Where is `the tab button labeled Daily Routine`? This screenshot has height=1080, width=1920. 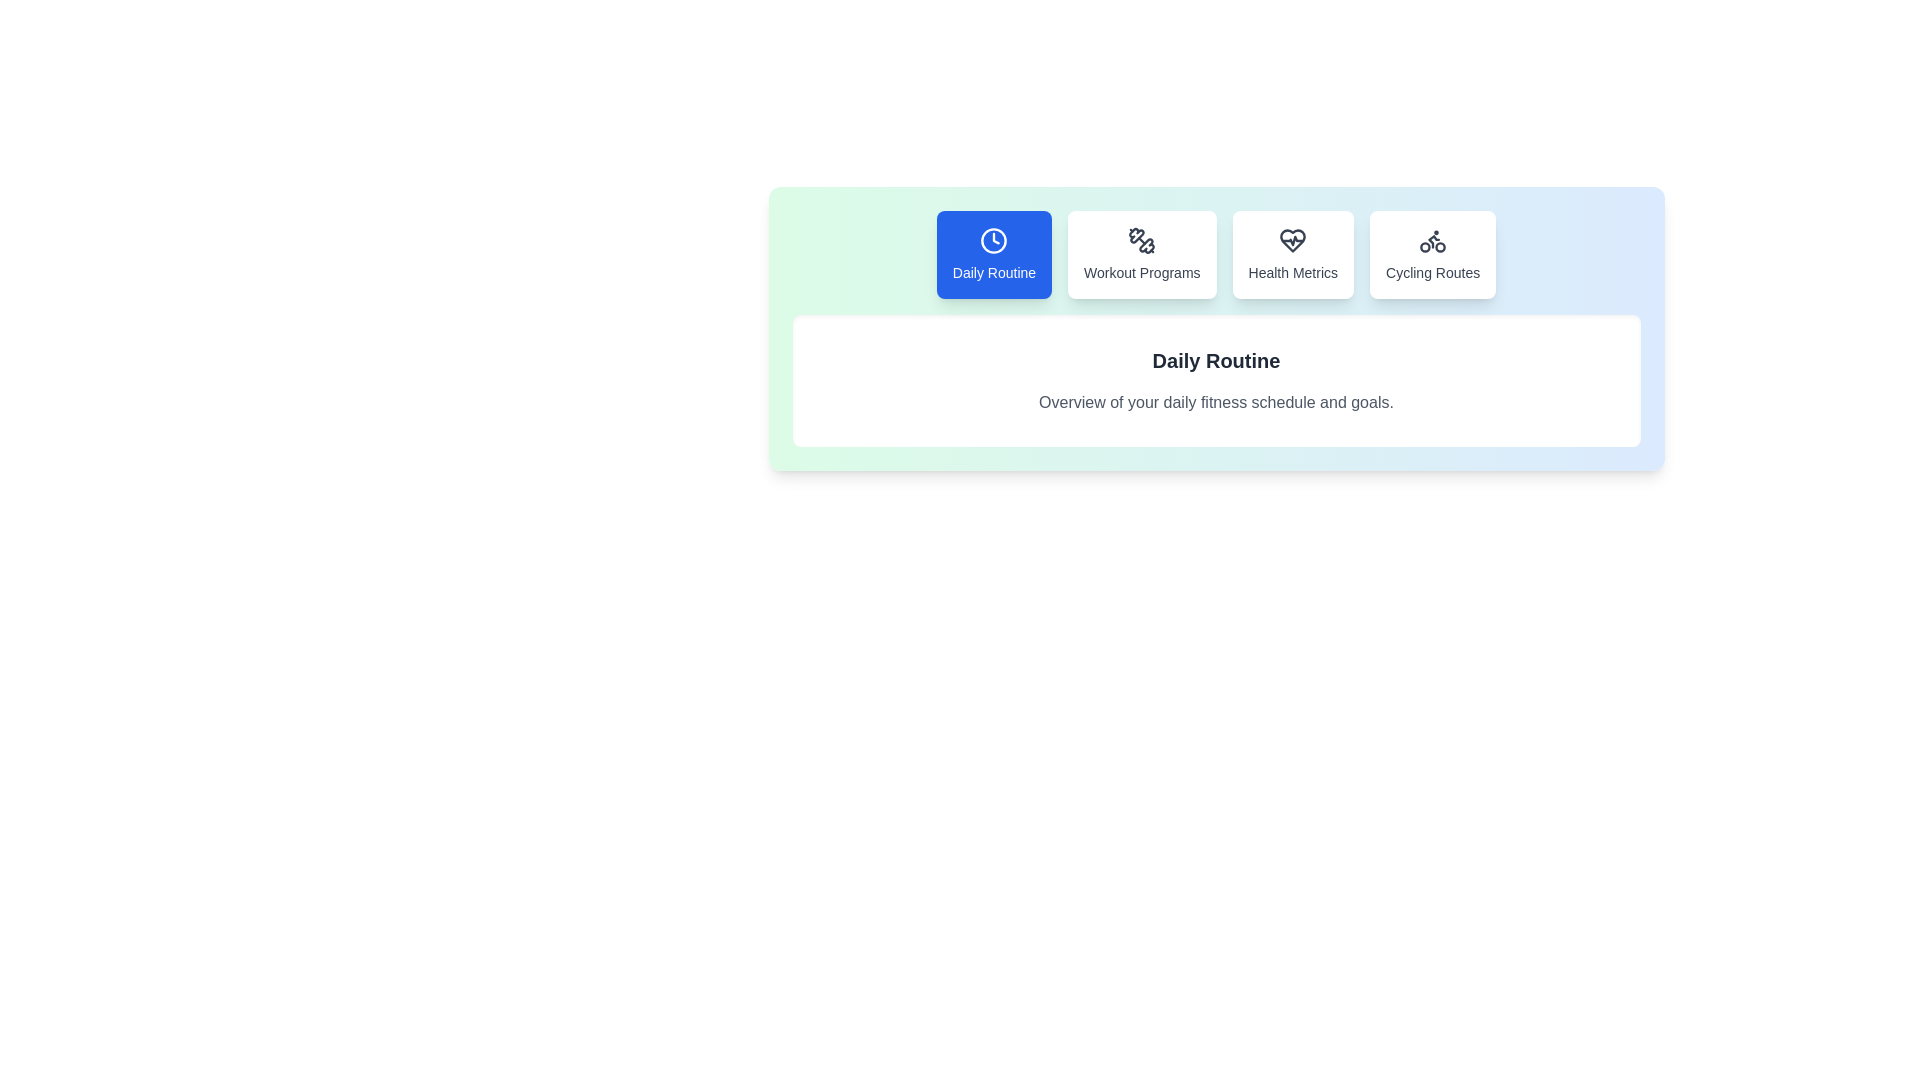
the tab button labeled Daily Routine is located at coordinates (994, 253).